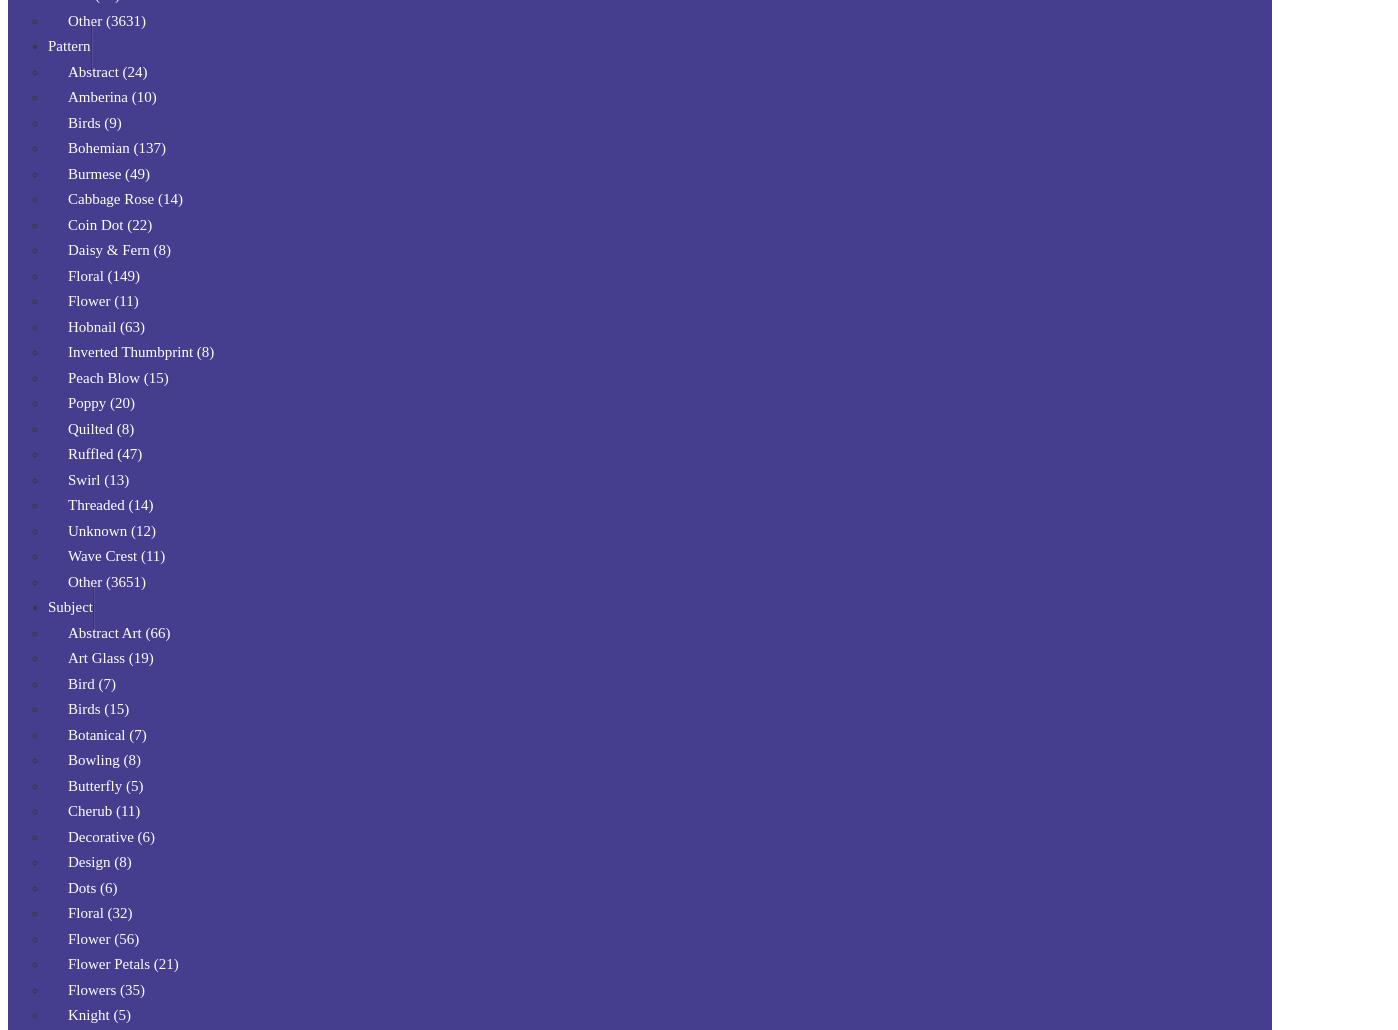  Describe the element at coordinates (47, 605) in the screenshot. I see `'Subject'` at that location.